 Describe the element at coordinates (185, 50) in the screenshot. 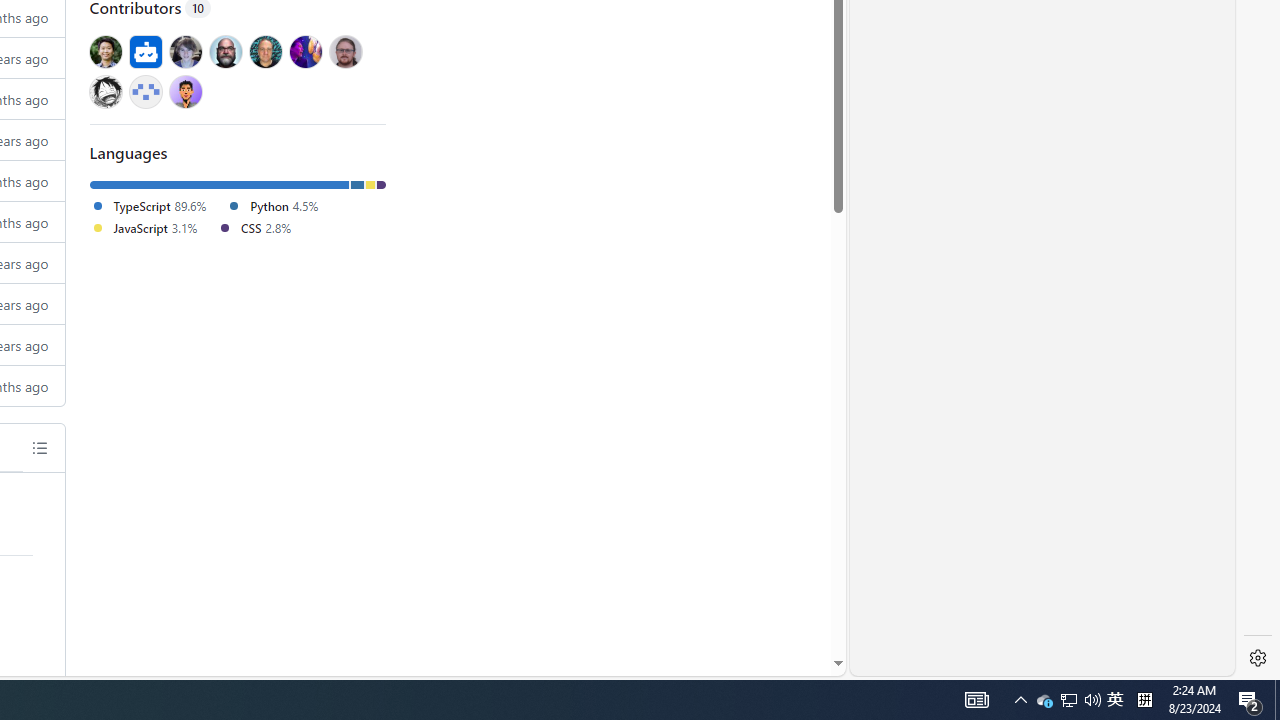

I see `'@davidak'` at that location.